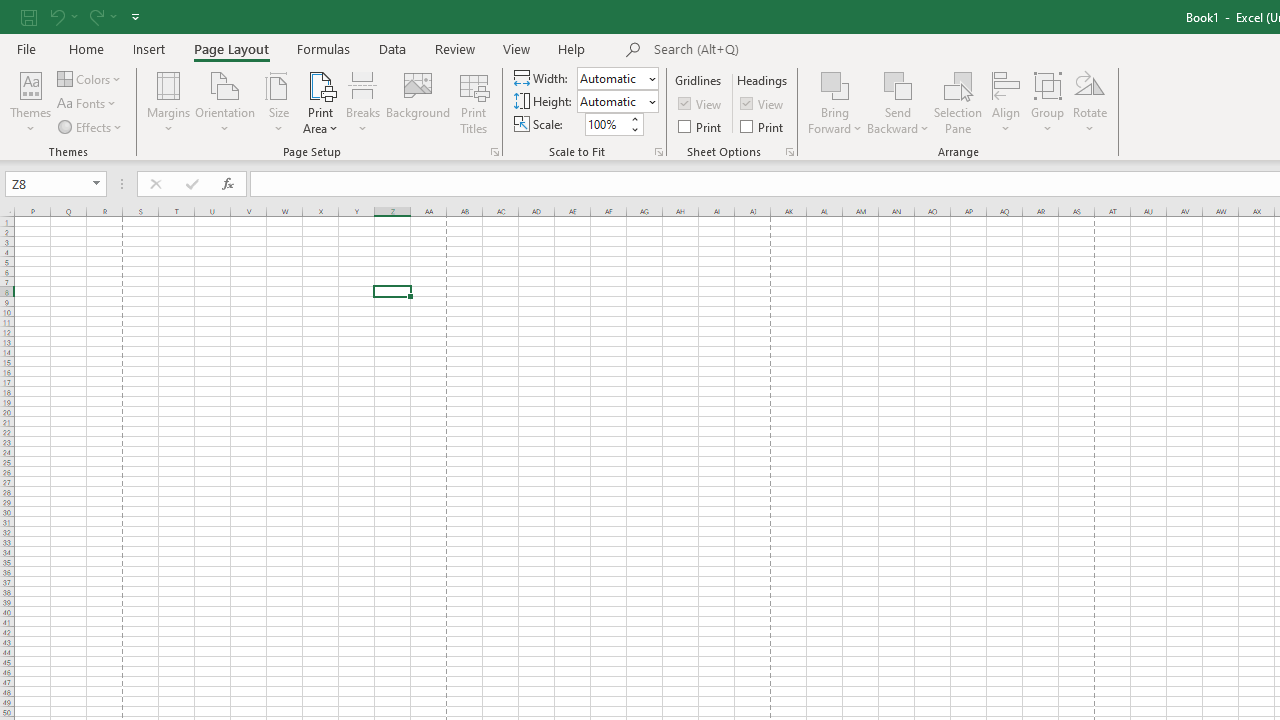 This screenshot has width=1280, height=720. Describe the element at coordinates (617, 77) in the screenshot. I see `'Width'` at that location.